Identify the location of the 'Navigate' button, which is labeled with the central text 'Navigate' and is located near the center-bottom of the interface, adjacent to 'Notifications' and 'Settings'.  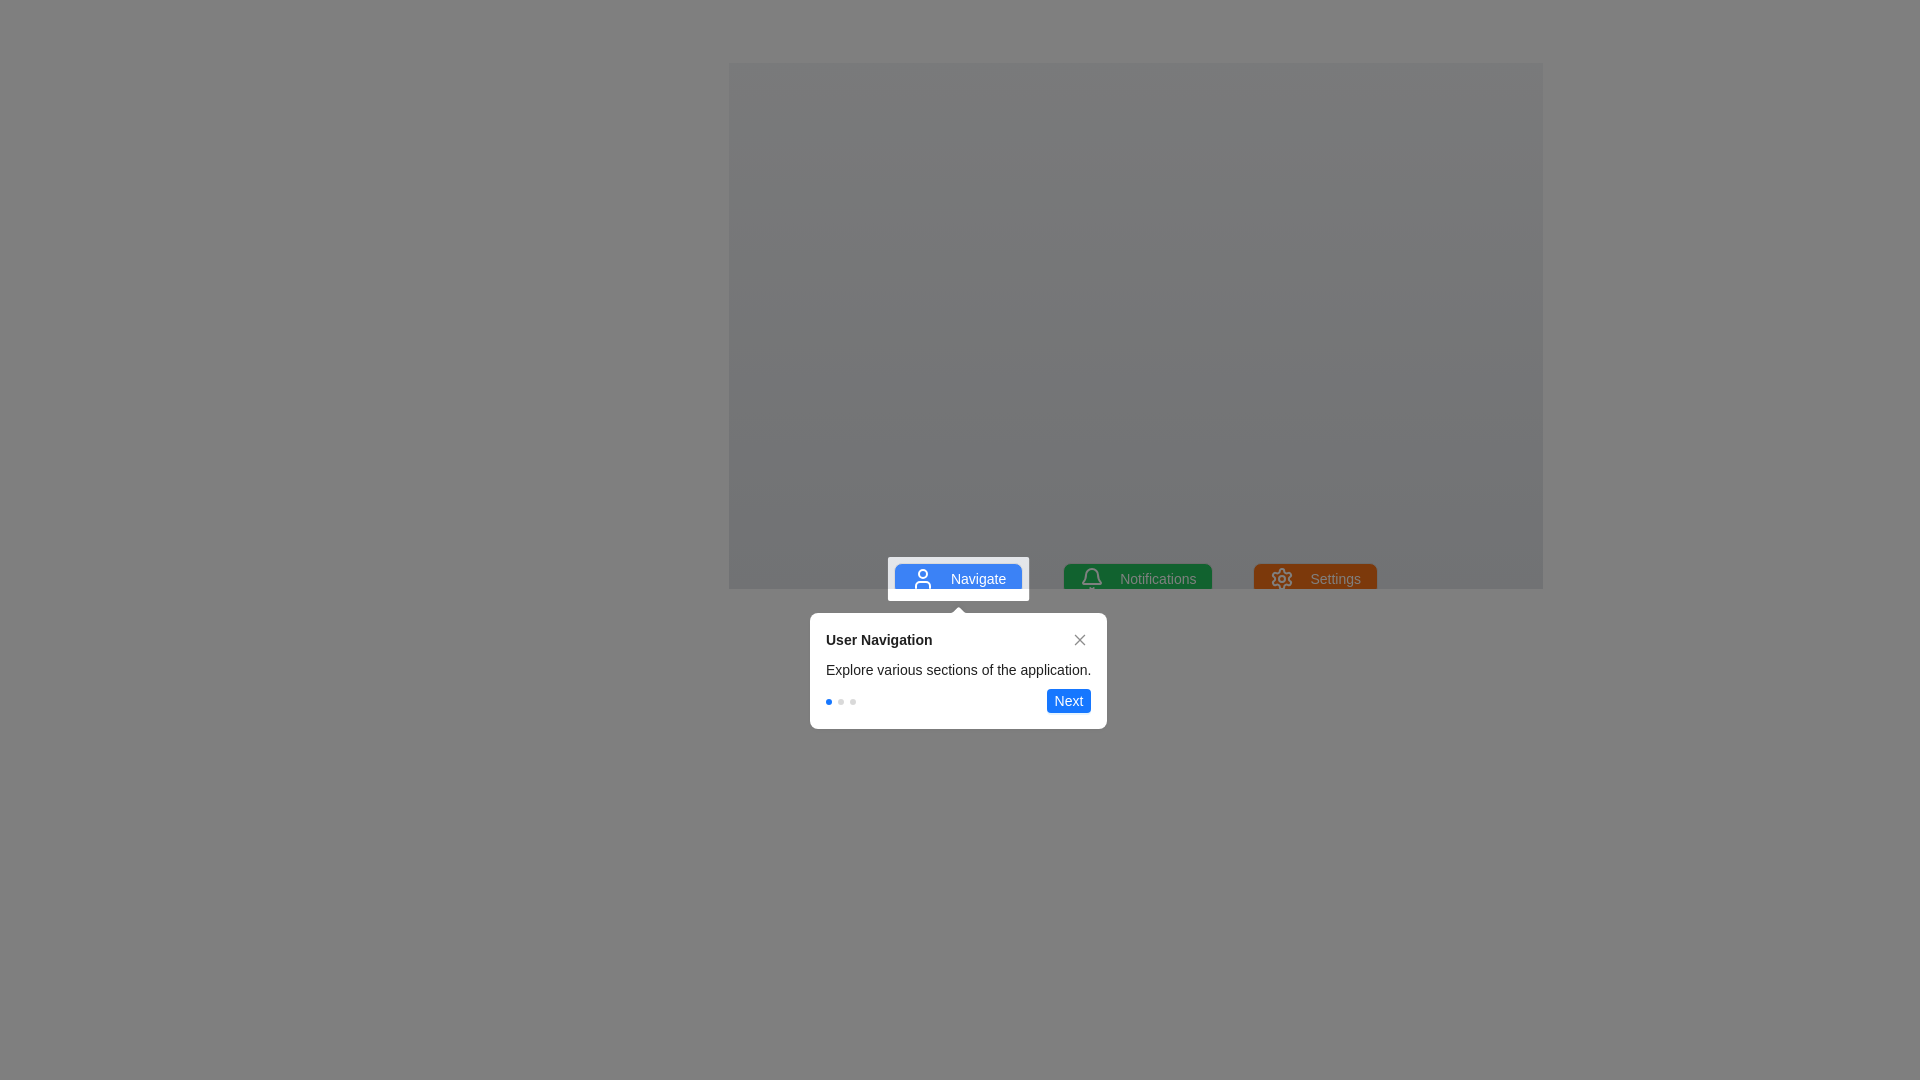
(978, 578).